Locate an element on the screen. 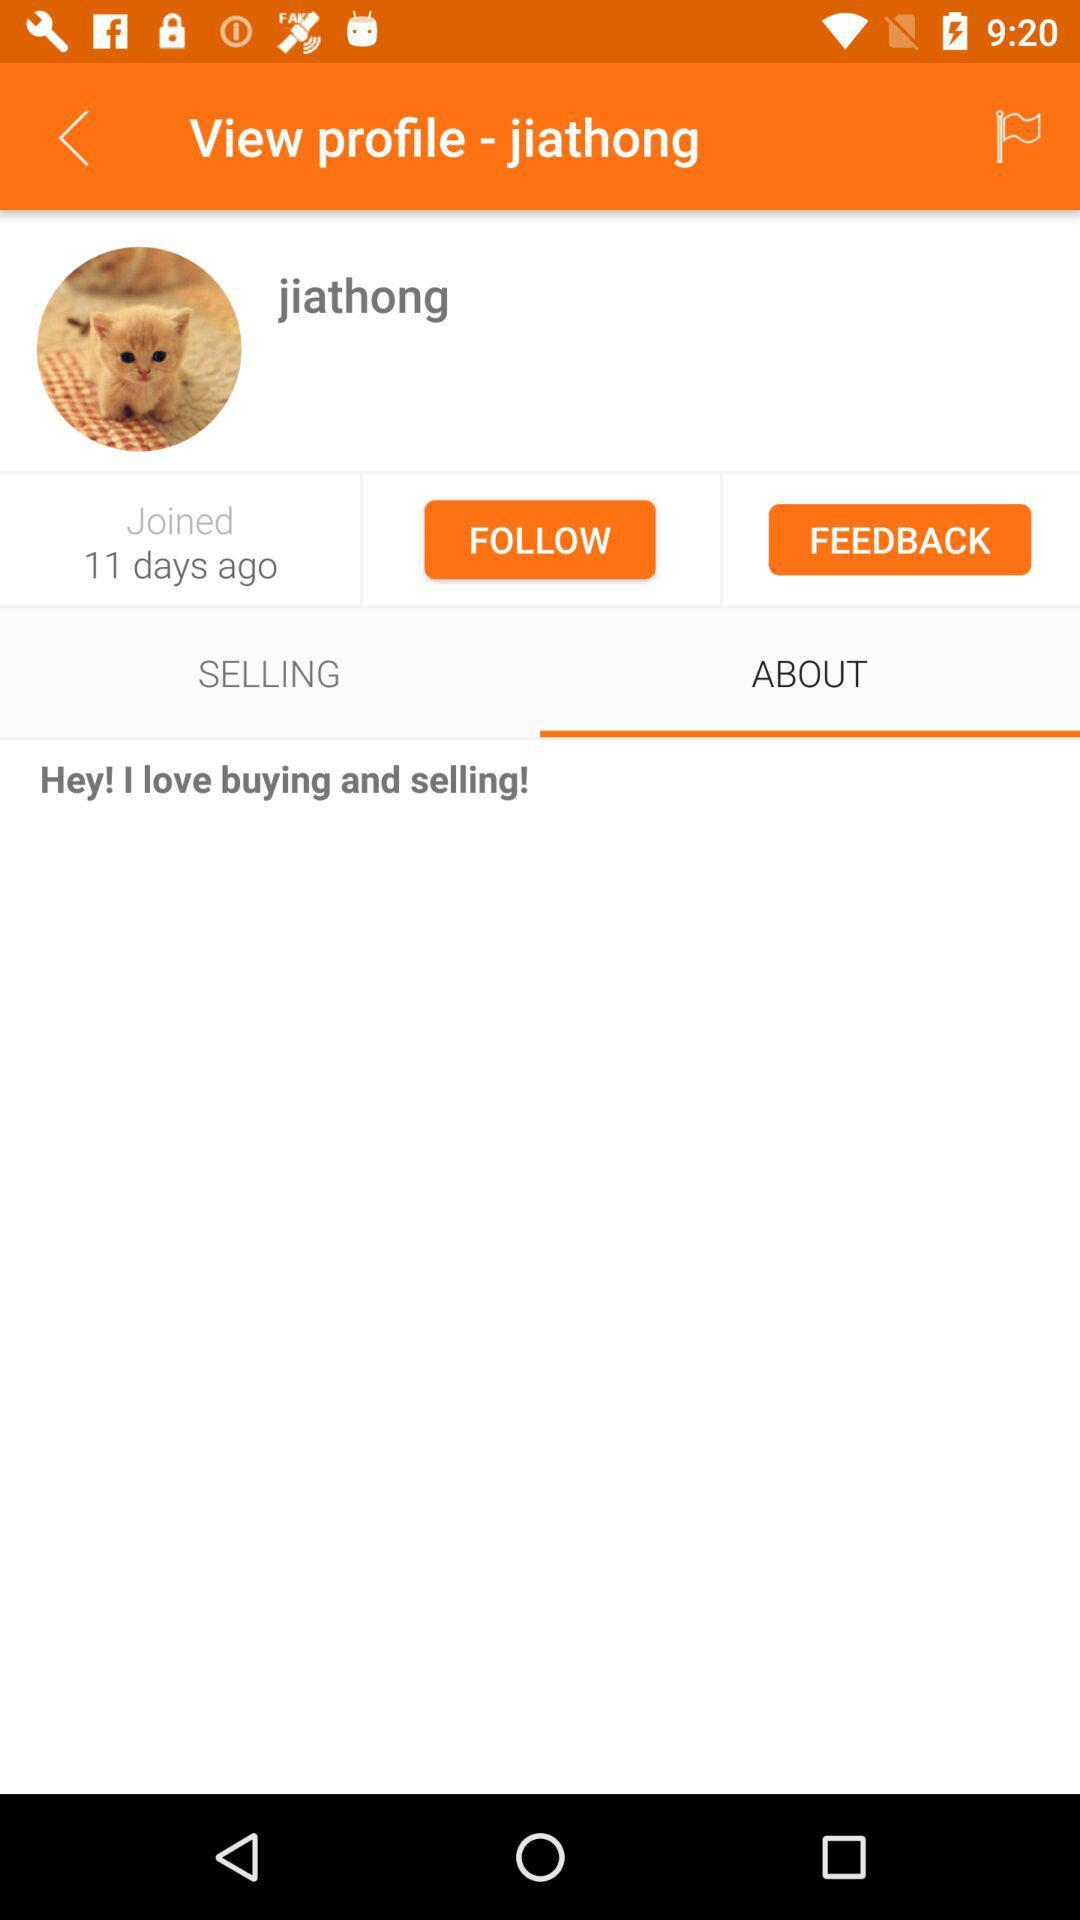  the item next to view profile - jiathong is located at coordinates (72, 135).